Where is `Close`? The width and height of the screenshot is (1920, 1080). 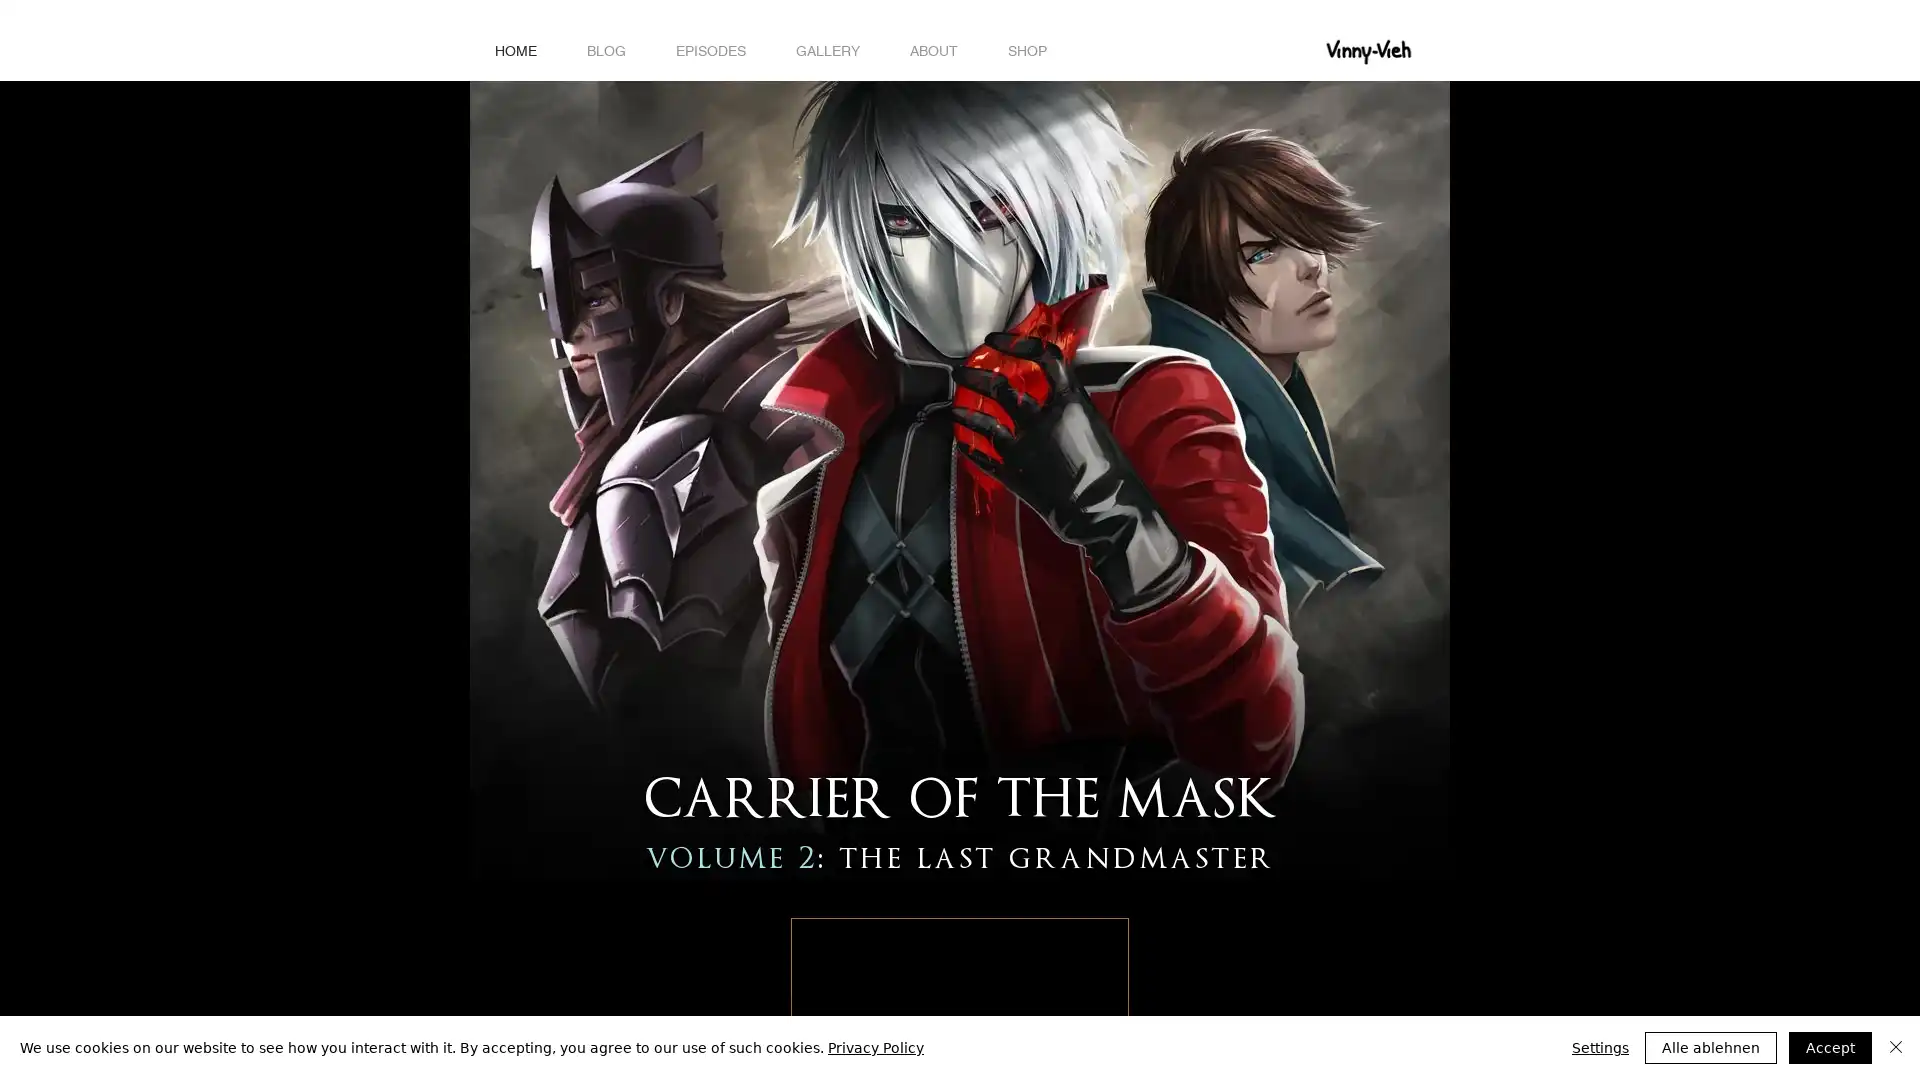
Close is located at coordinates (1895, 1047).